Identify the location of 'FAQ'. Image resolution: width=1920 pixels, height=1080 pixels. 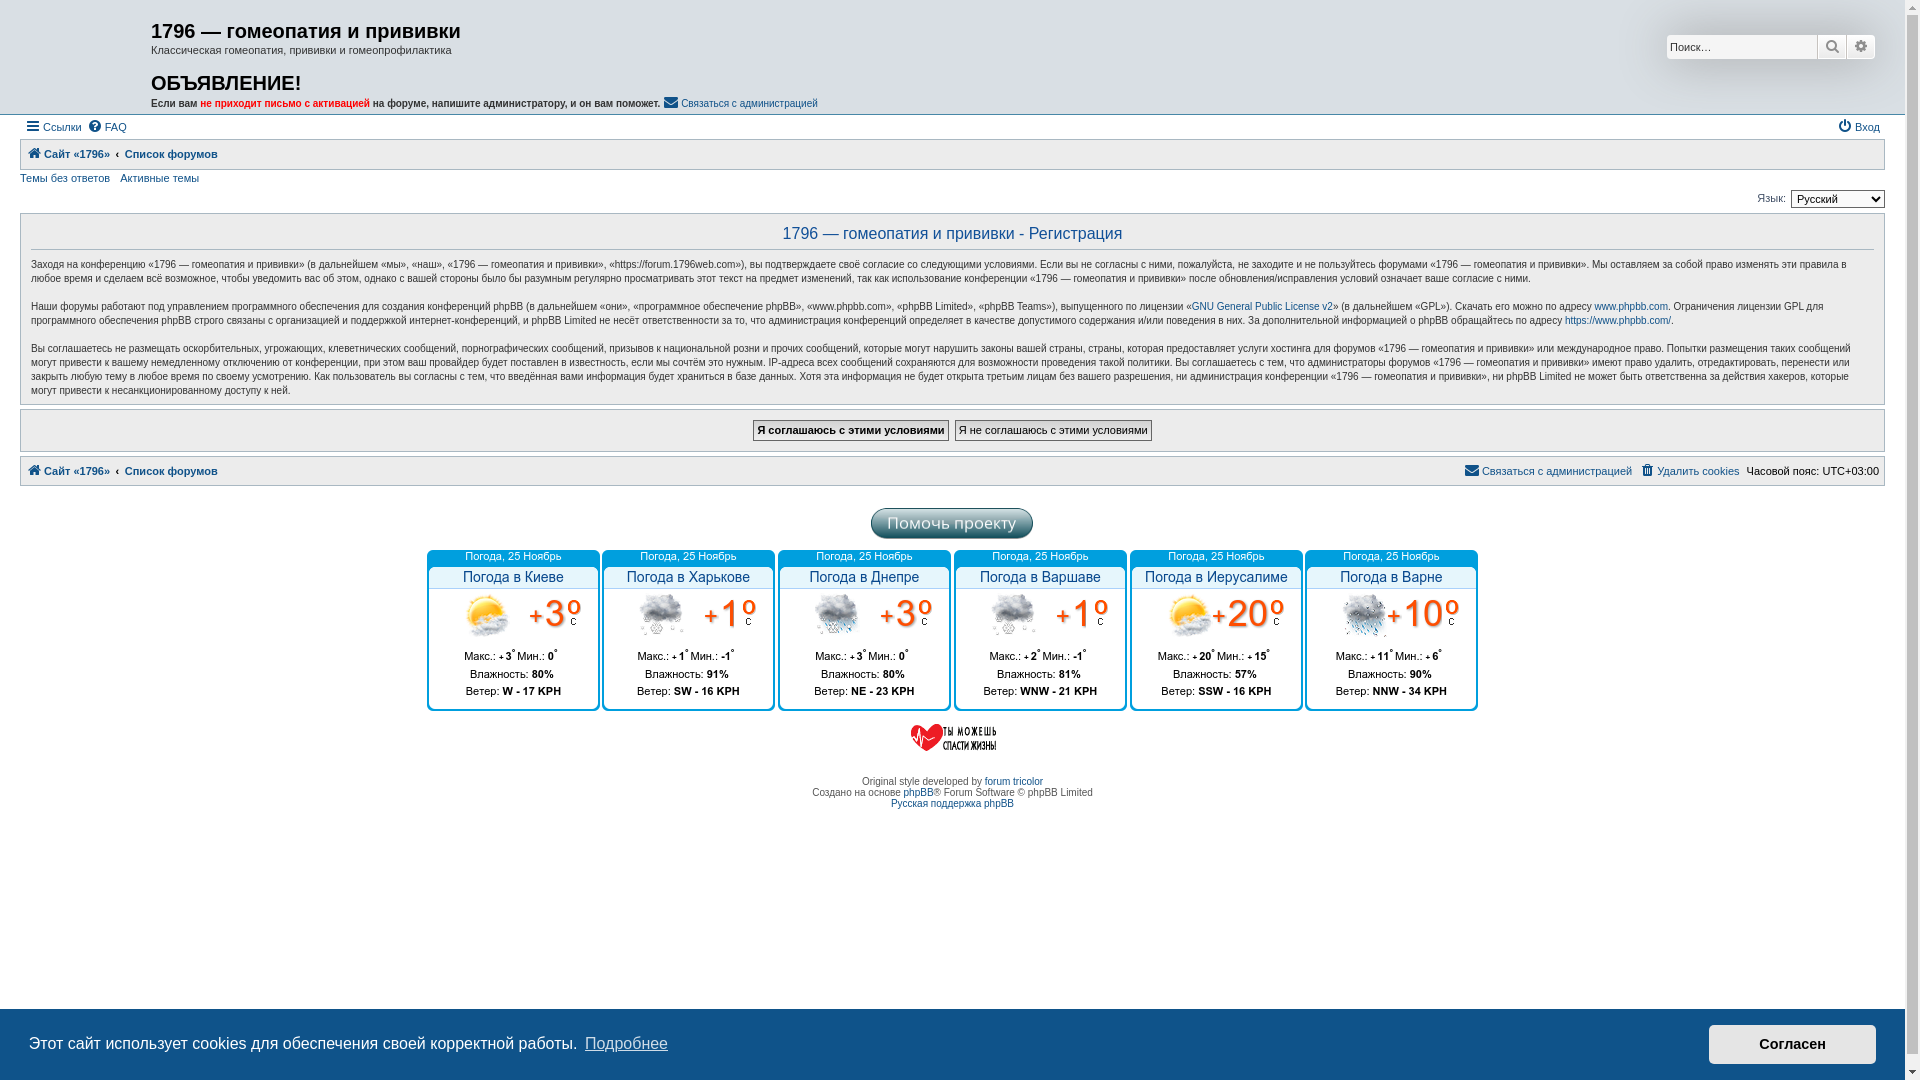
(105, 127).